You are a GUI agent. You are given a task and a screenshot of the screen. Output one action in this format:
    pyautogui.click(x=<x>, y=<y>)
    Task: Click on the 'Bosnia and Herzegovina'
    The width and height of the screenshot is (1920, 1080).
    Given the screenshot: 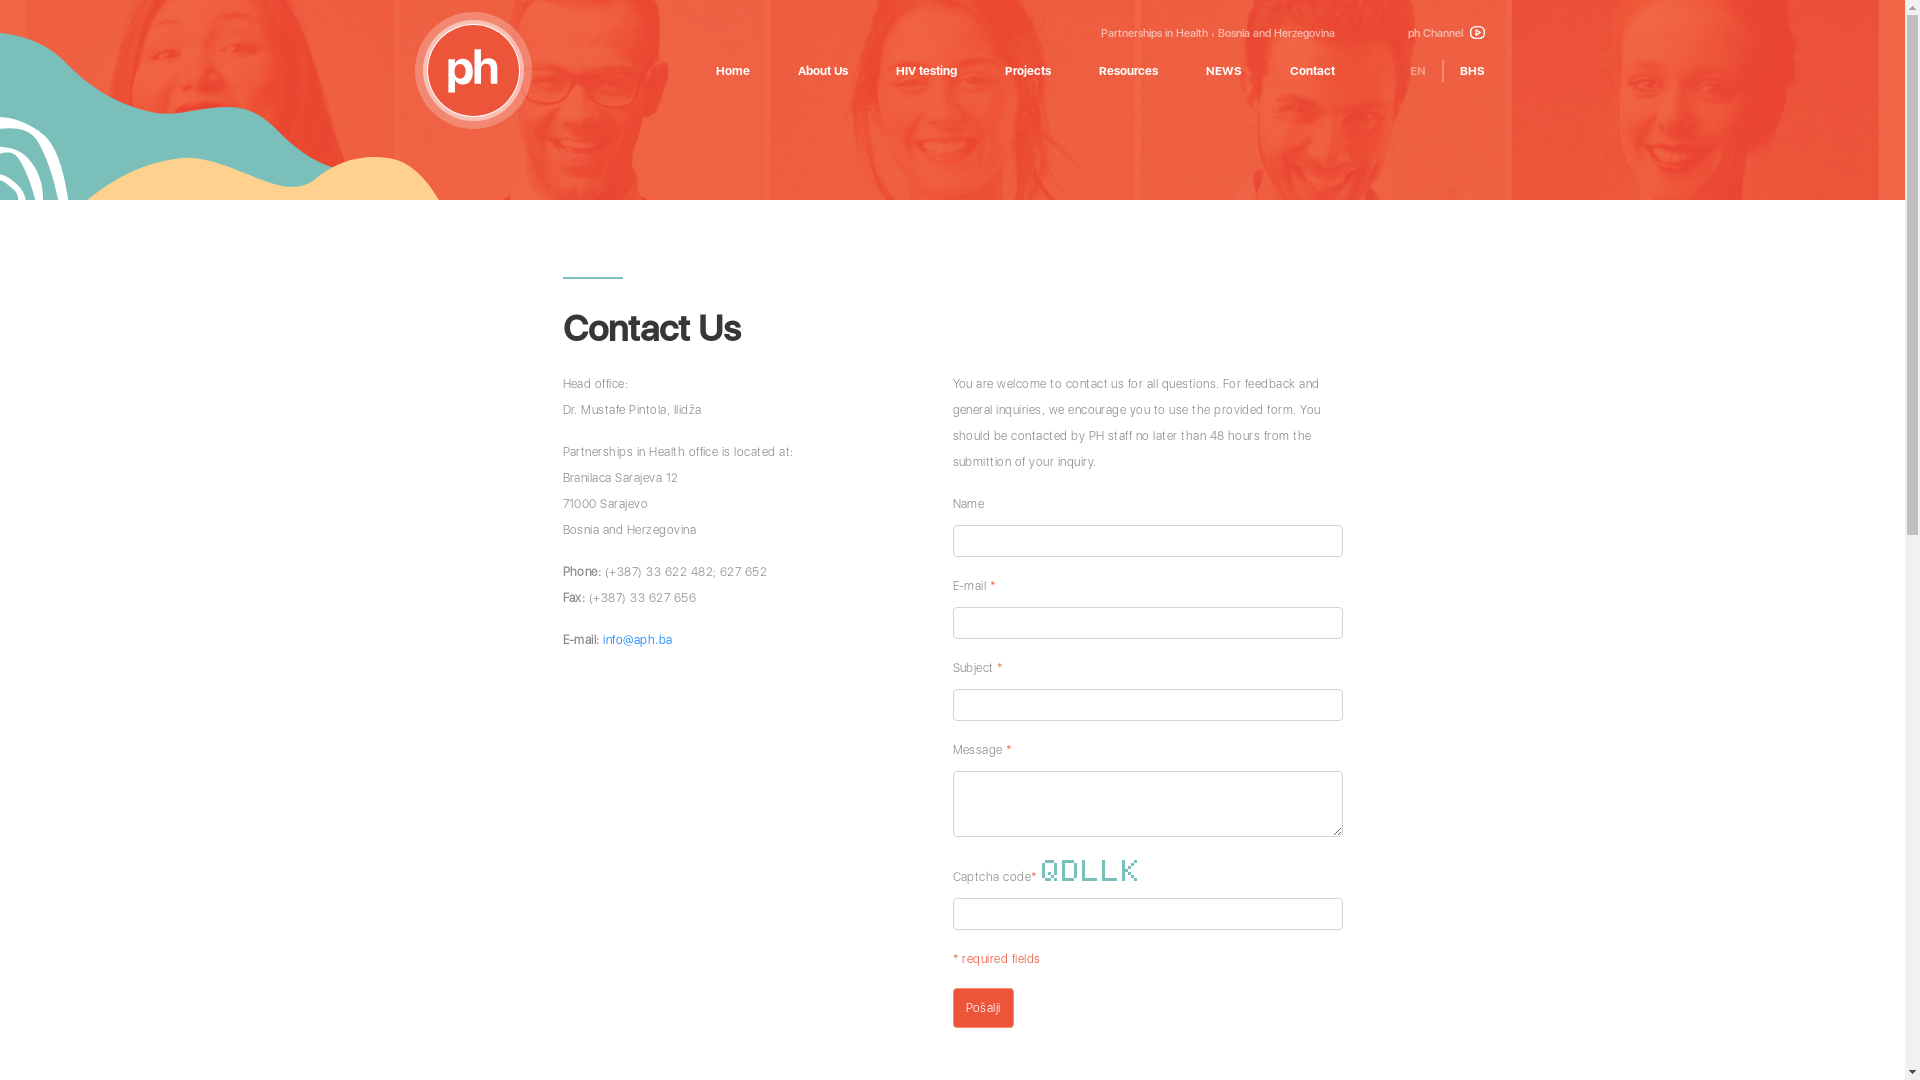 What is the action you would take?
    pyautogui.click(x=1275, y=33)
    